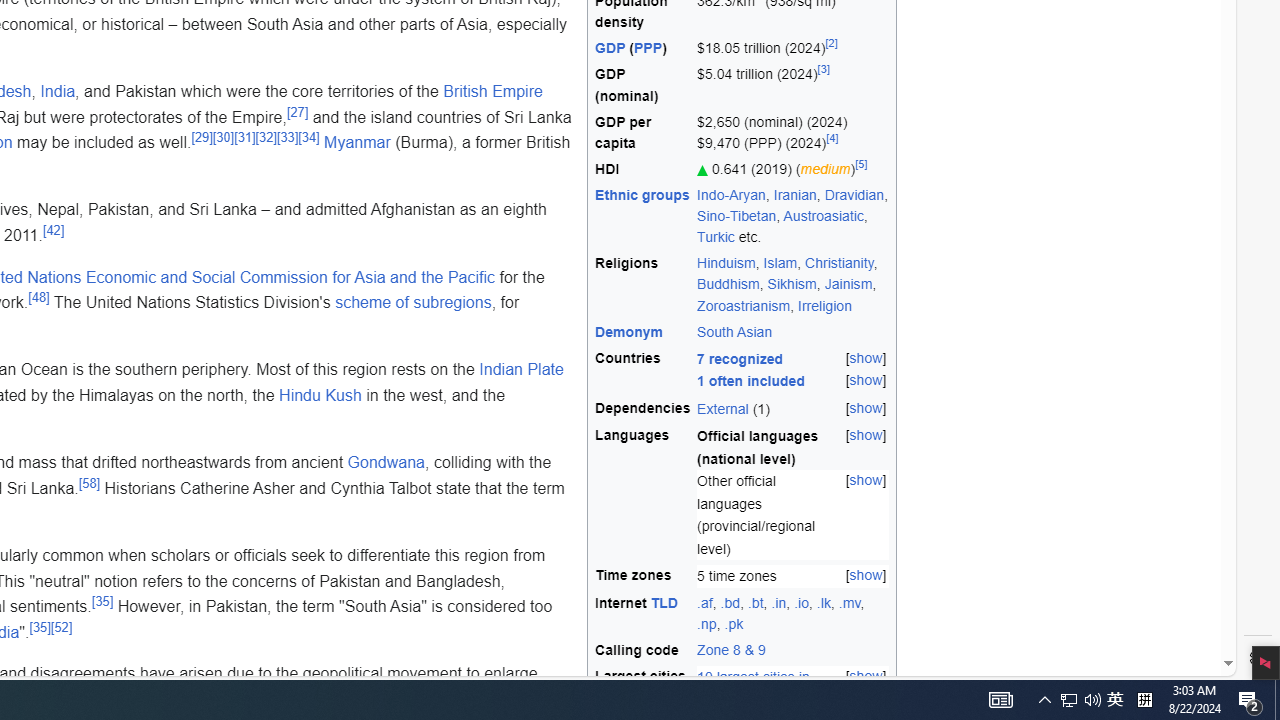  I want to click on 'Ethnic groups', so click(643, 217).